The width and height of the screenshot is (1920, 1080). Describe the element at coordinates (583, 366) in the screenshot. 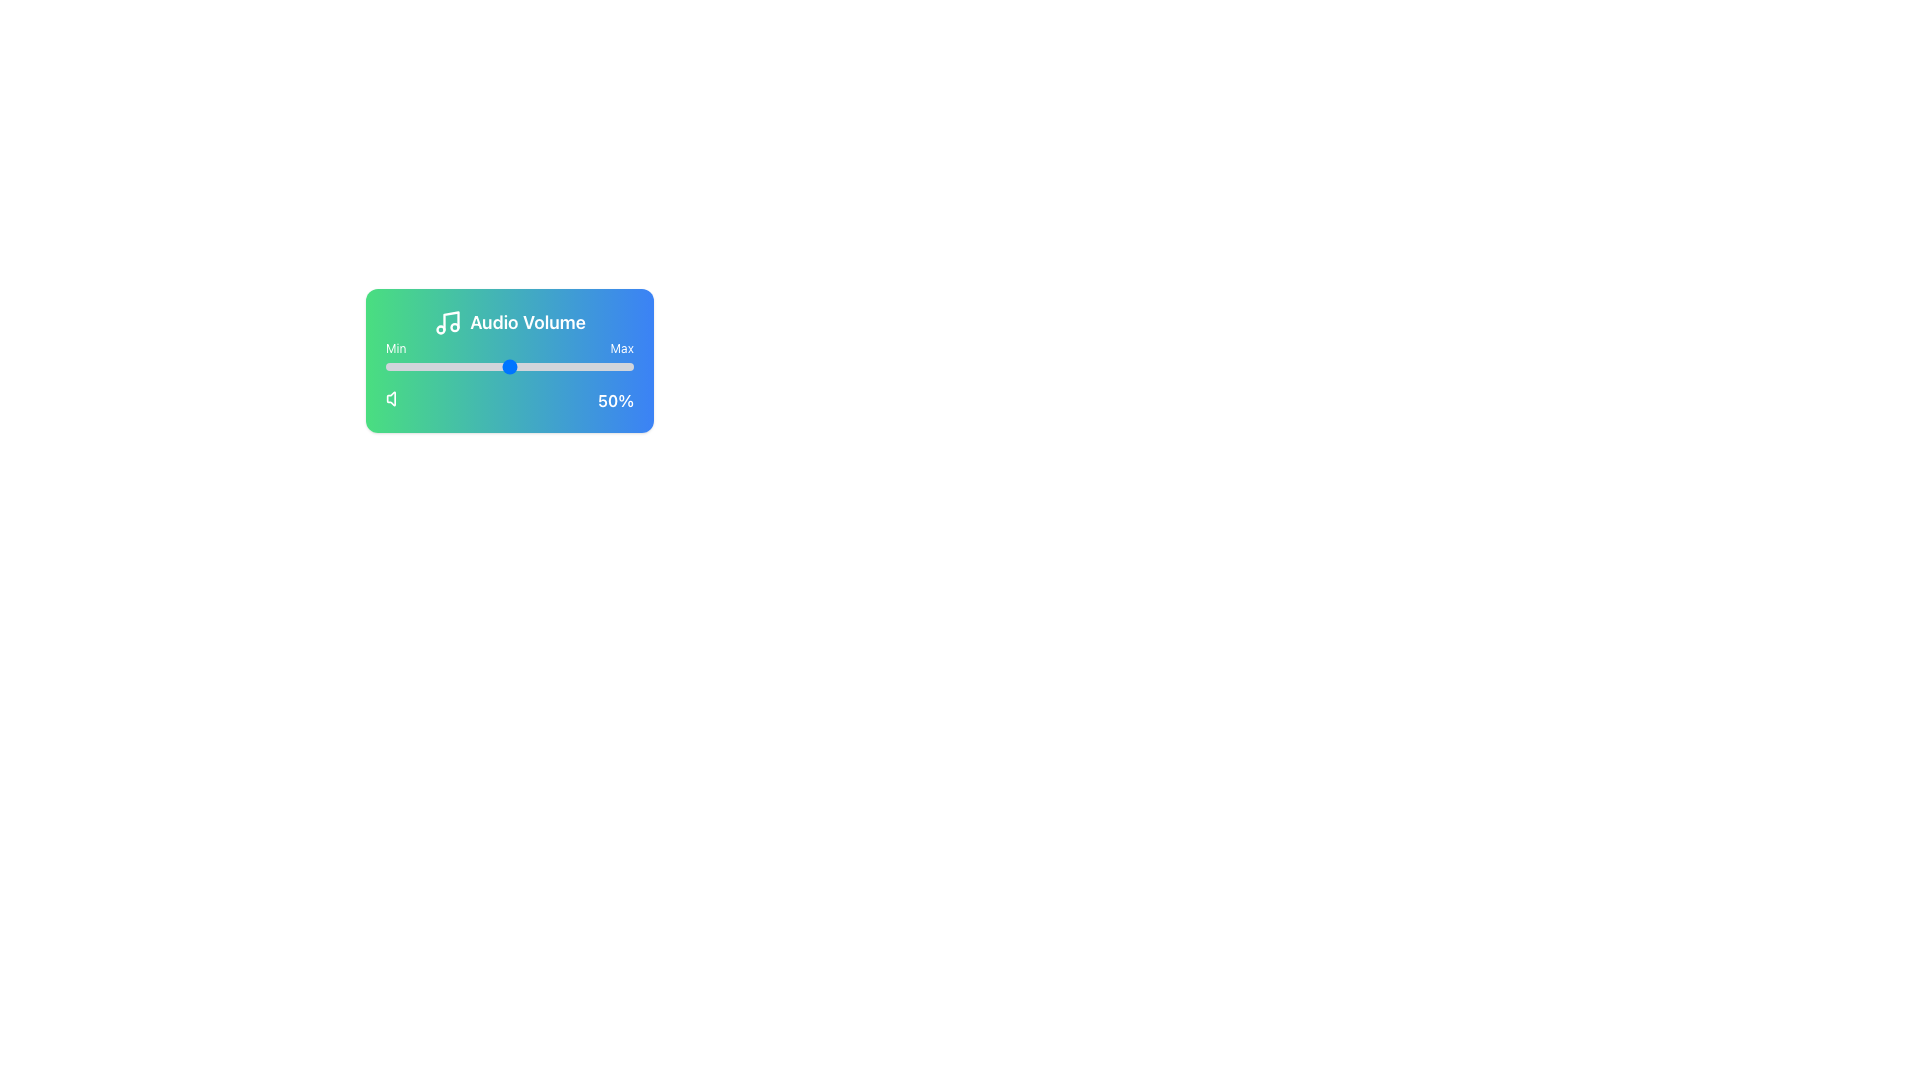

I see `the slider` at that location.